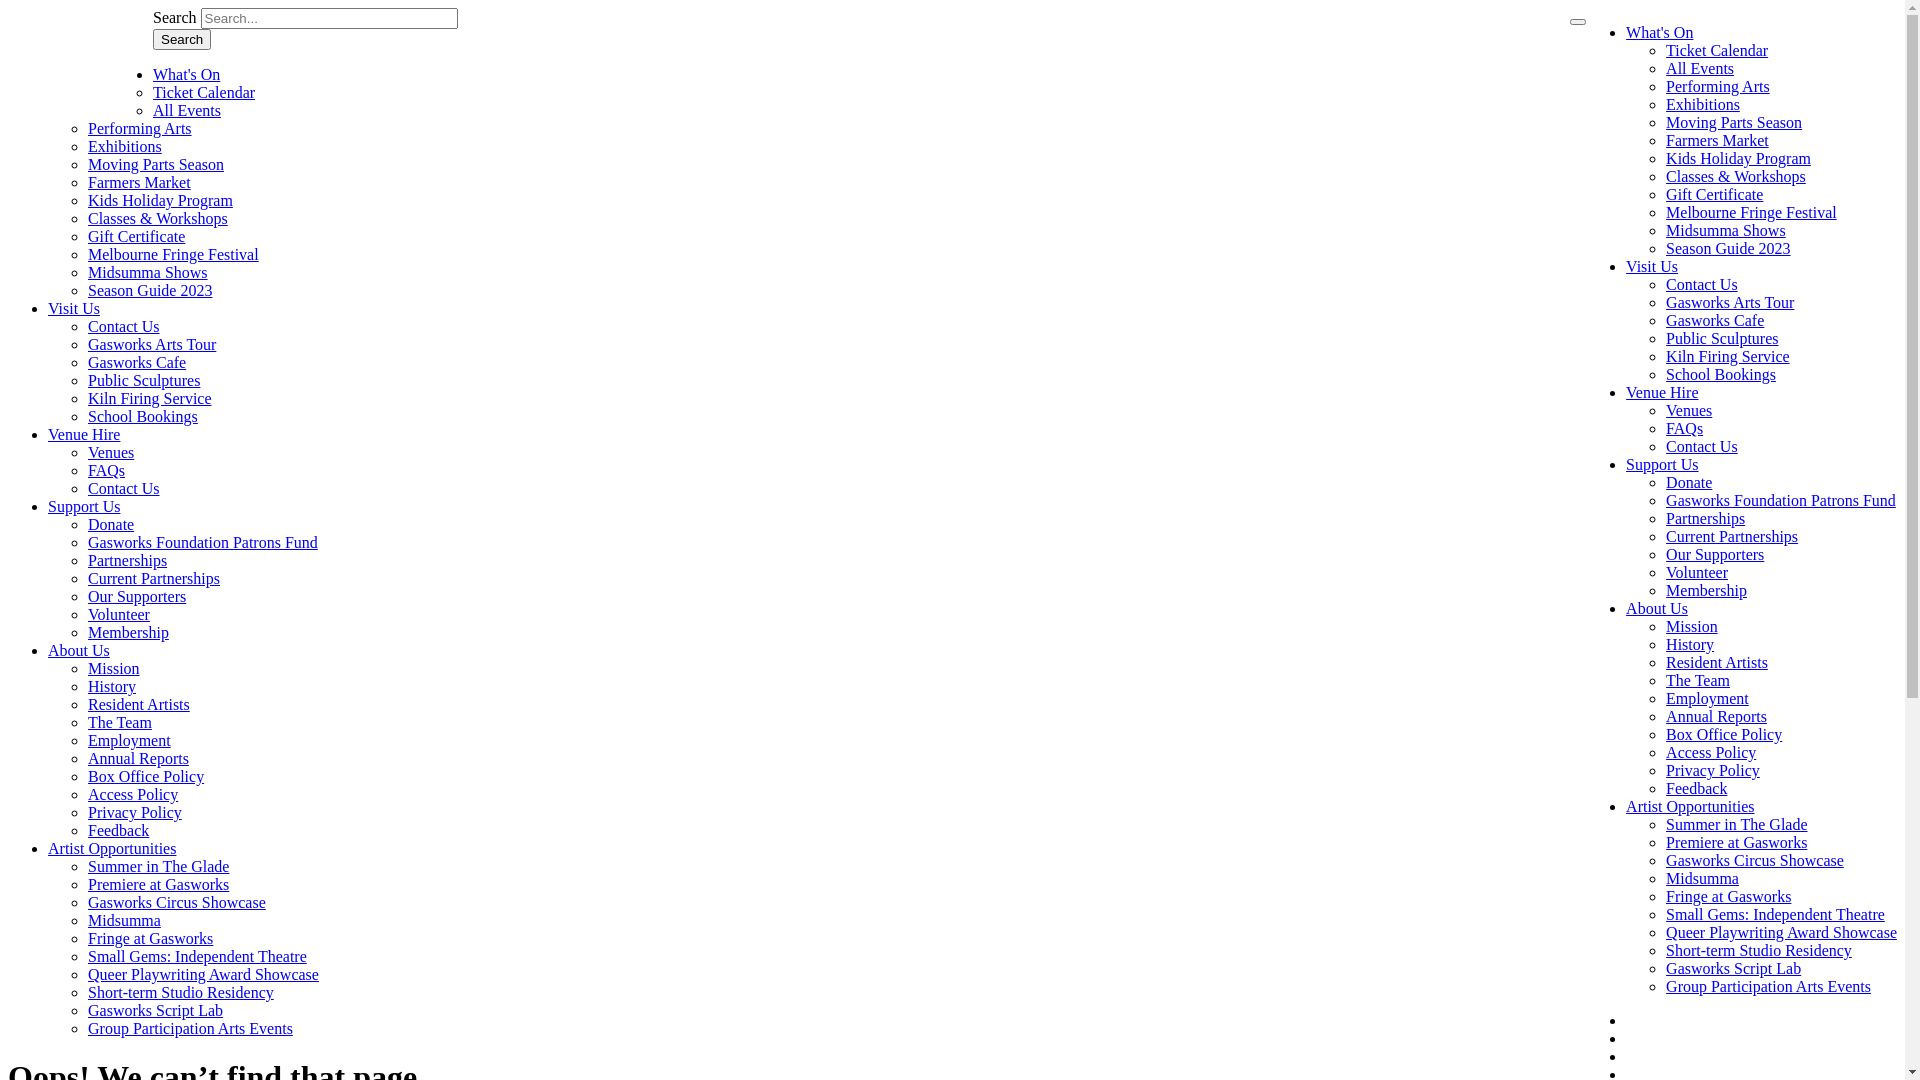 The height and width of the screenshot is (1080, 1920). I want to click on 'FAQs', so click(105, 470).